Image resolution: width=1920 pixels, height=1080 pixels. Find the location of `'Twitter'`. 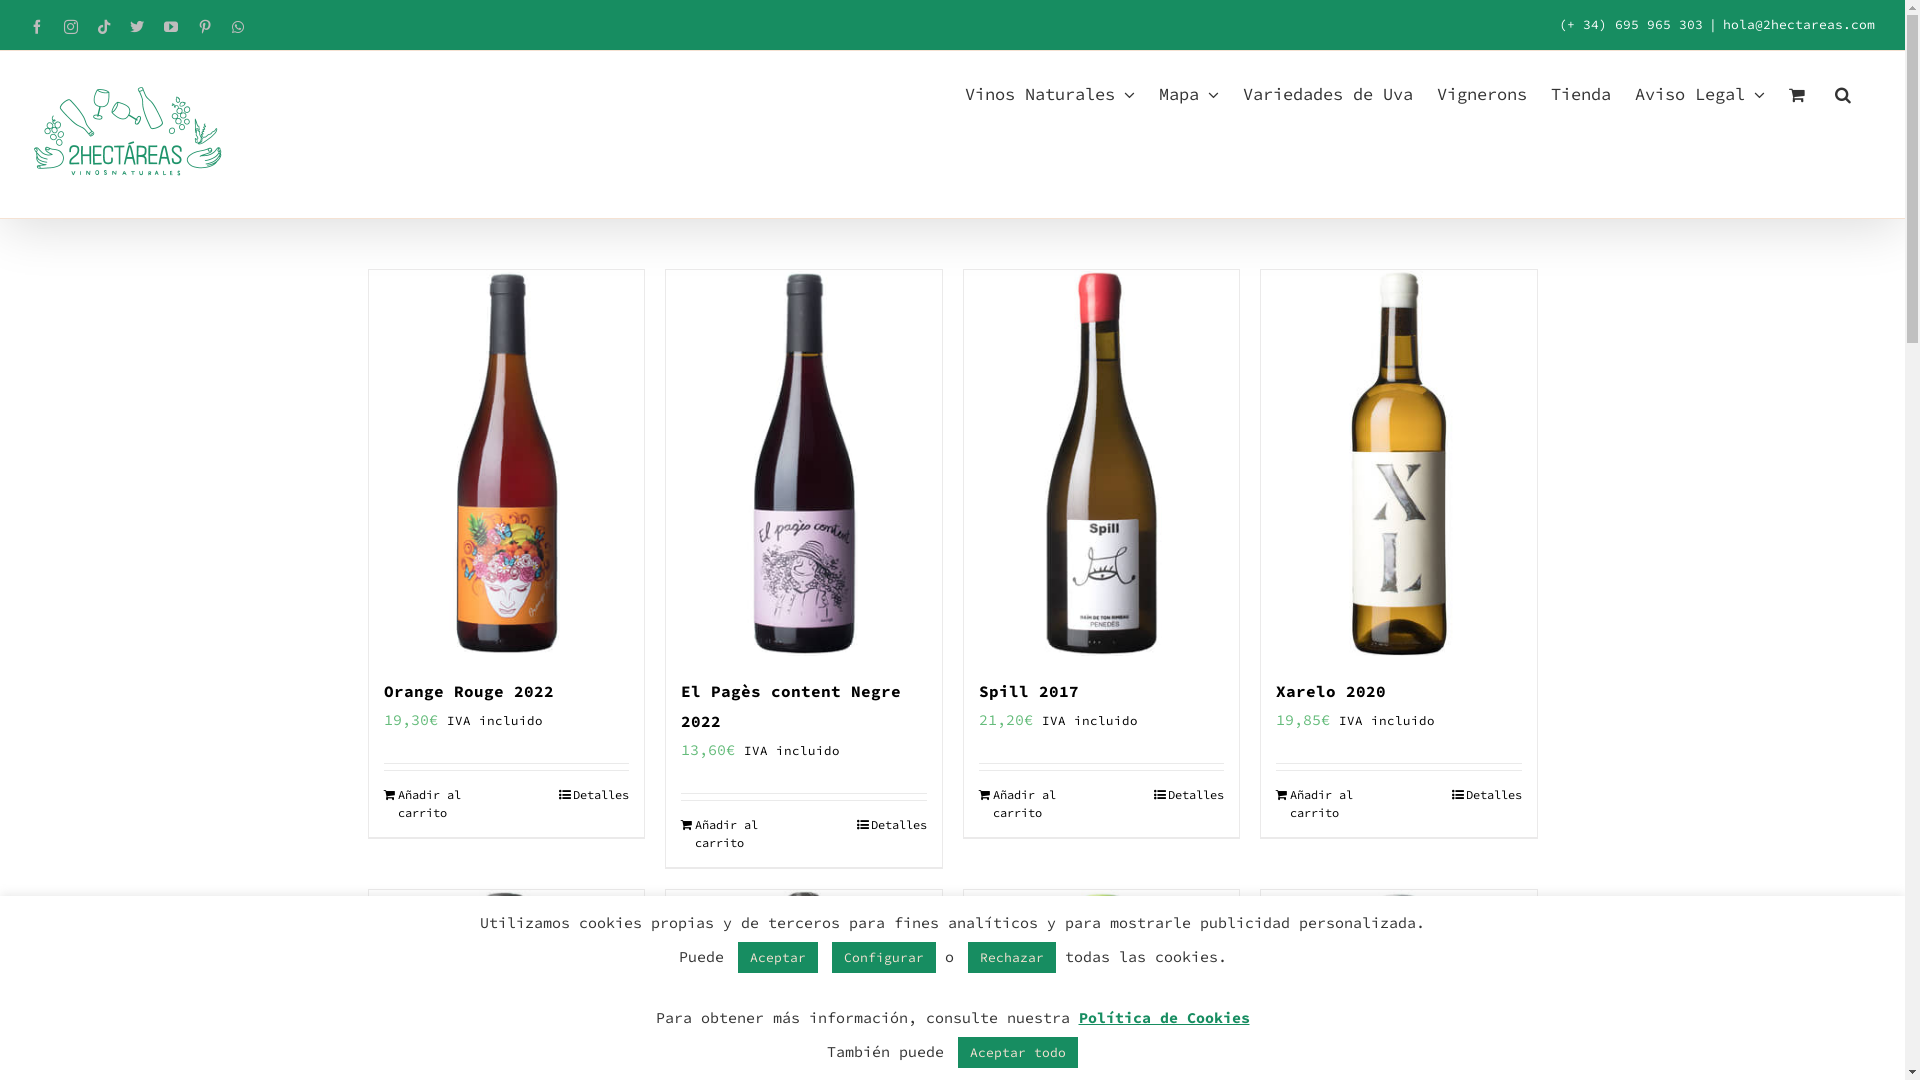

'Twitter' is located at coordinates (136, 27).